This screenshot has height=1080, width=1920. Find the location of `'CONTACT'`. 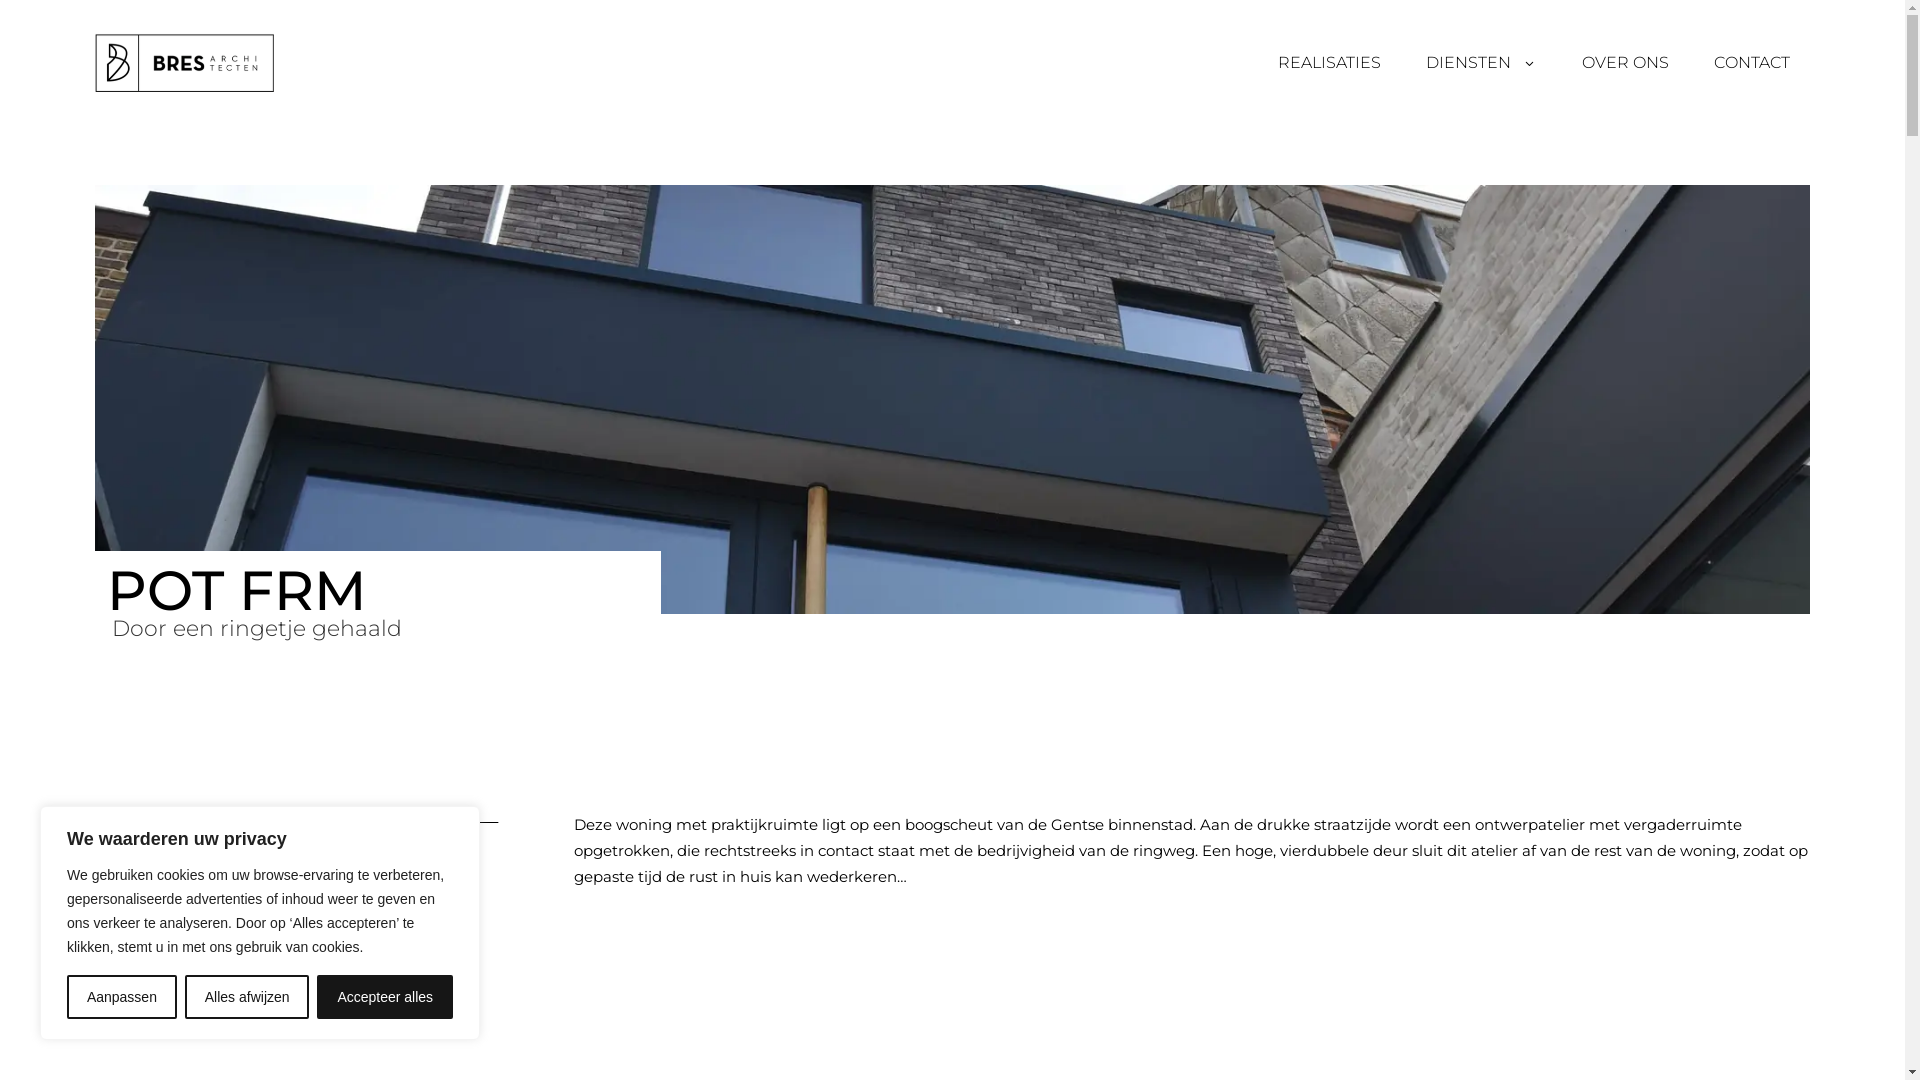

'CONTACT' is located at coordinates (1751, 61).